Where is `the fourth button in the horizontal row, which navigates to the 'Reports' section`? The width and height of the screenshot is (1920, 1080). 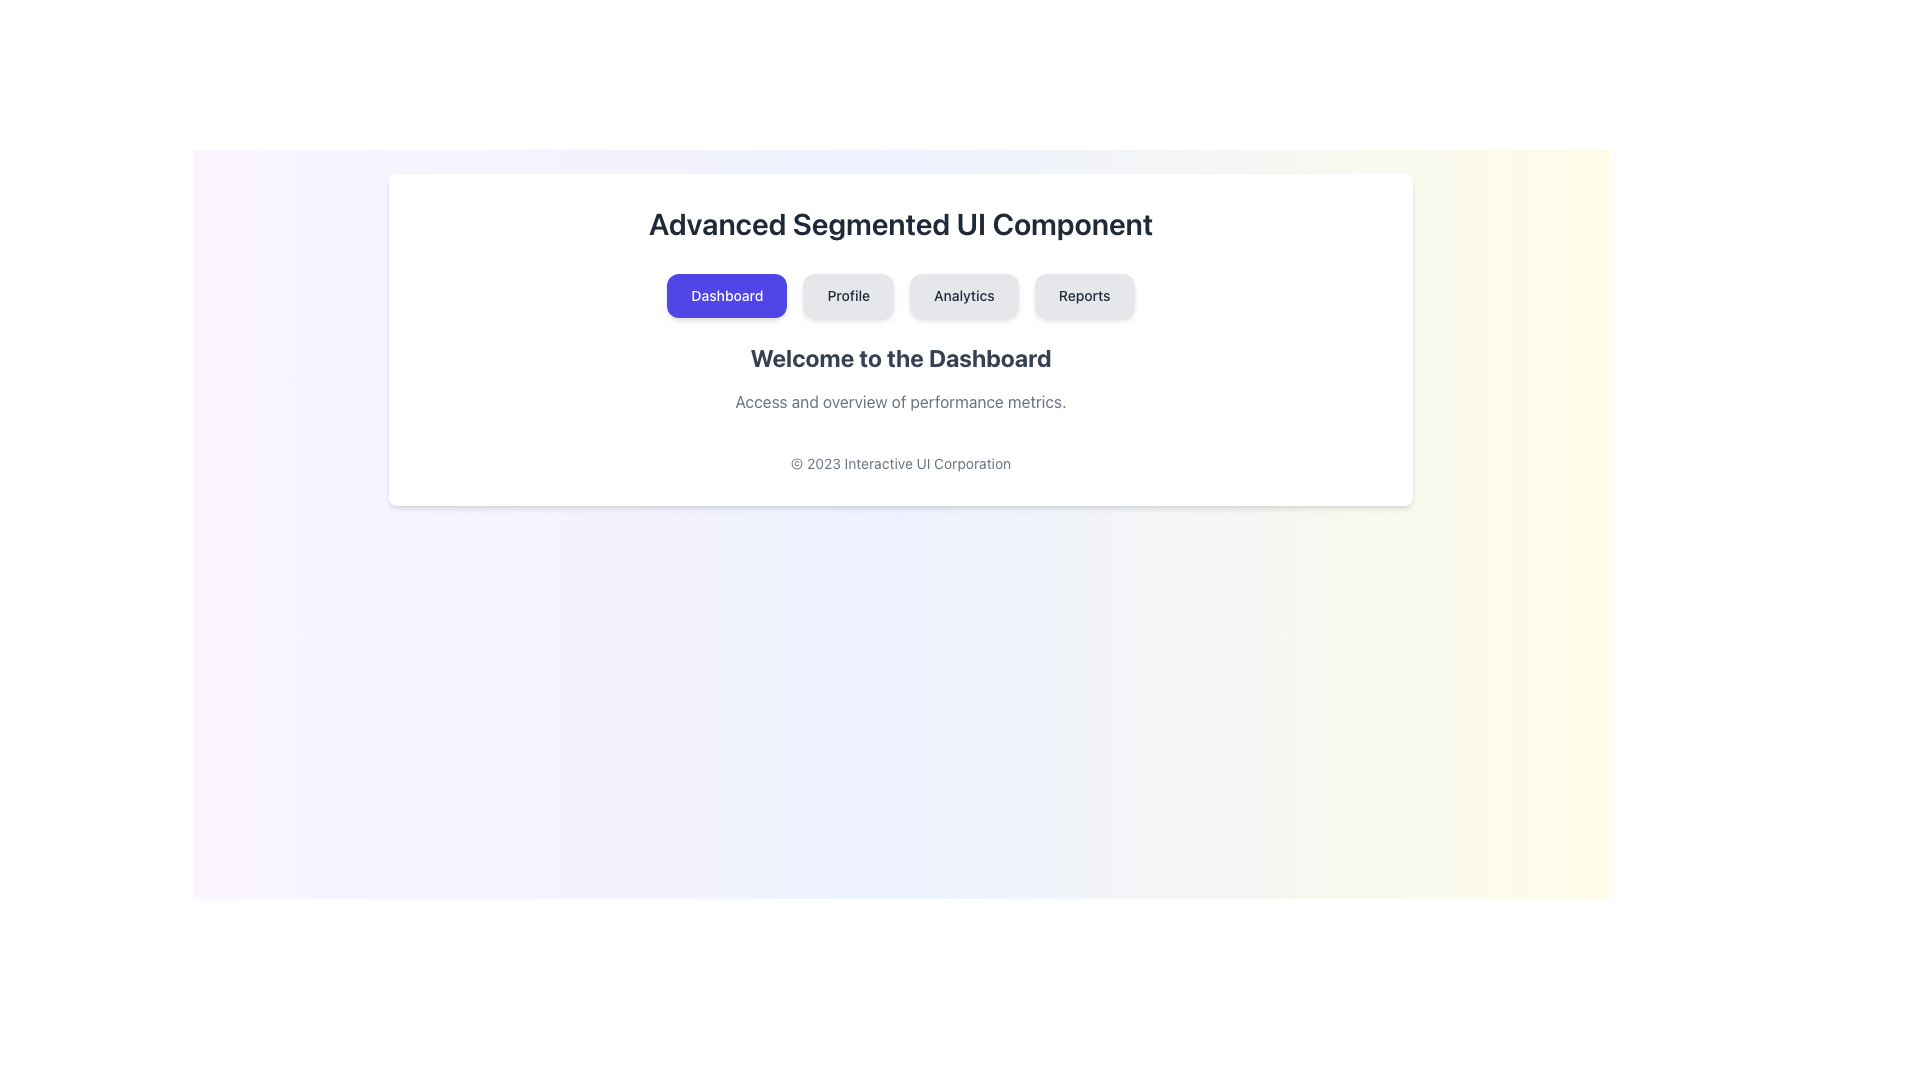
the fourth button in the horizontal row, which navigates to the 'Reports' section is located at coordinates (1083, 296).